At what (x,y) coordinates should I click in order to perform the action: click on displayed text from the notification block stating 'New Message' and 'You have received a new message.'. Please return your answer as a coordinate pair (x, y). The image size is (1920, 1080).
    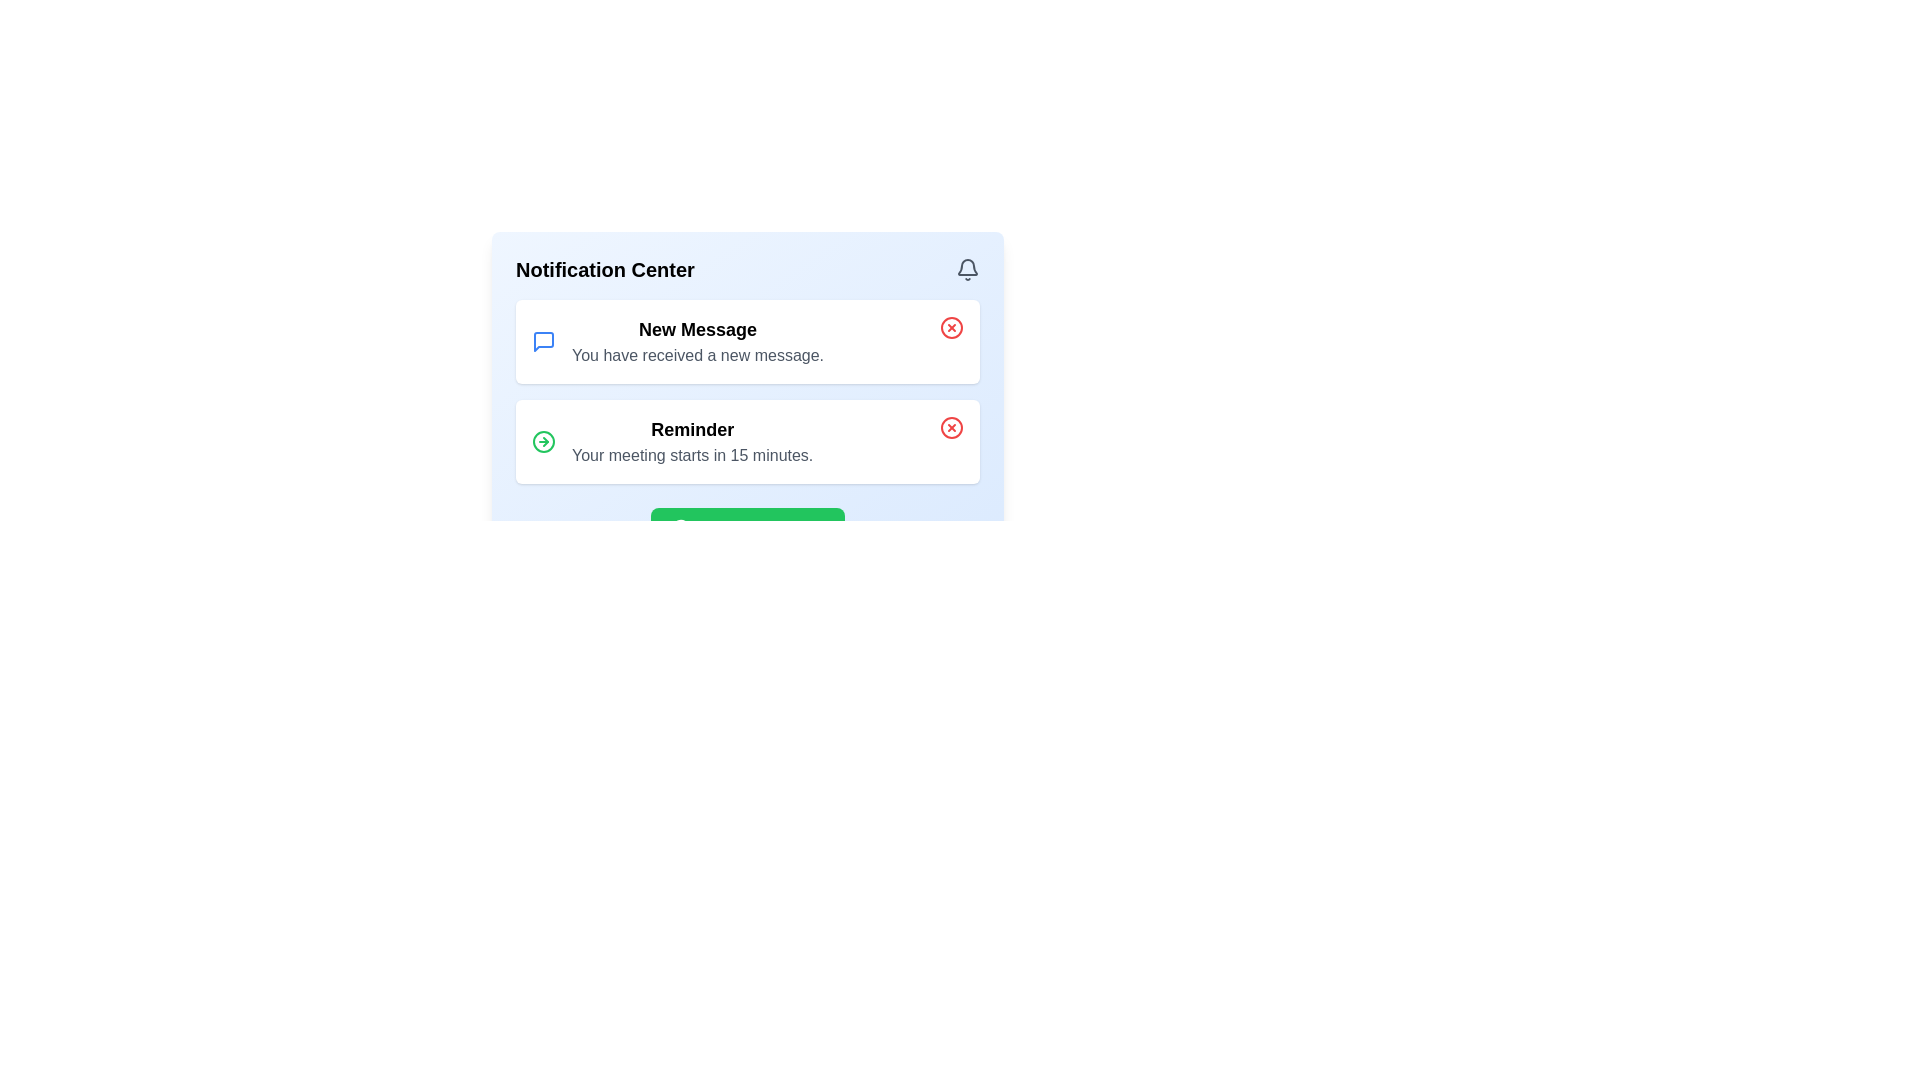
    Looking at the image, I should click on (697, 341).